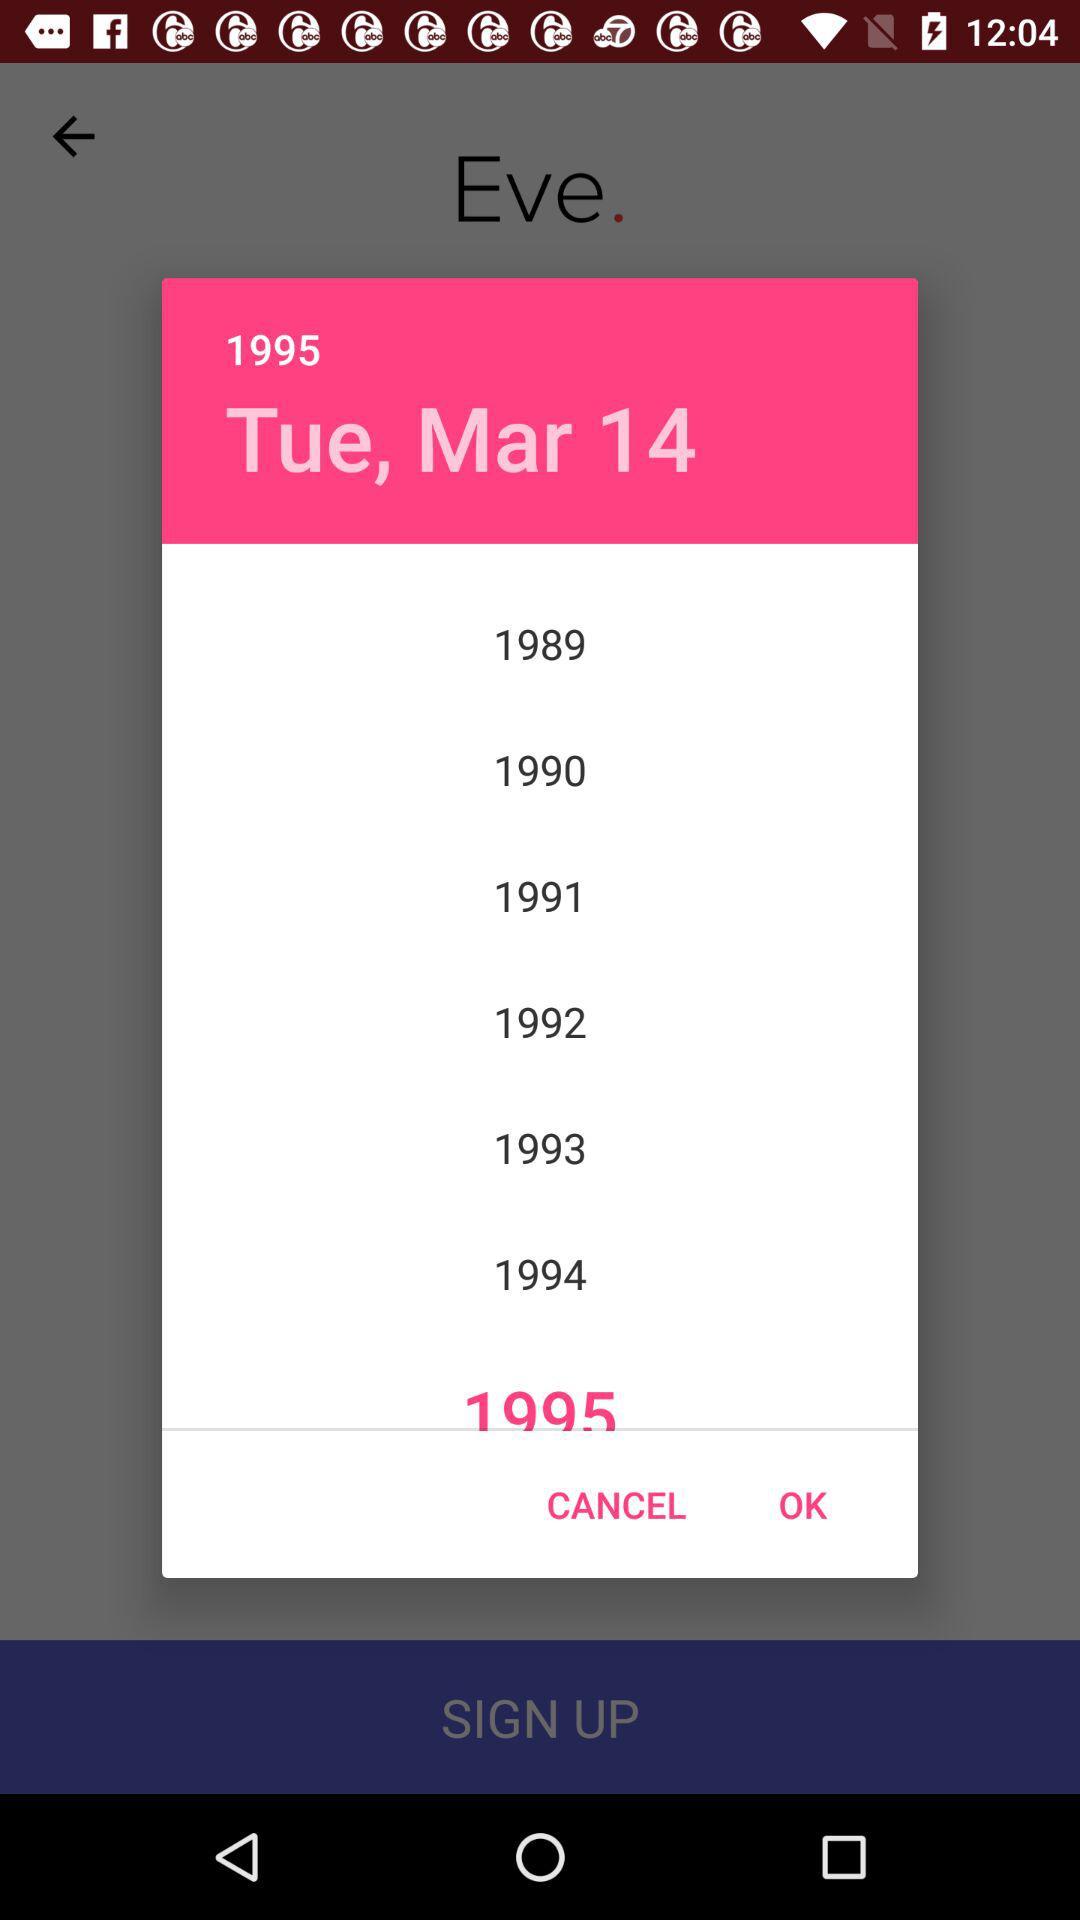 This screenshot has height=1920, width=1080. I want to click on the tue, mar 14 item, so click(461, 435).